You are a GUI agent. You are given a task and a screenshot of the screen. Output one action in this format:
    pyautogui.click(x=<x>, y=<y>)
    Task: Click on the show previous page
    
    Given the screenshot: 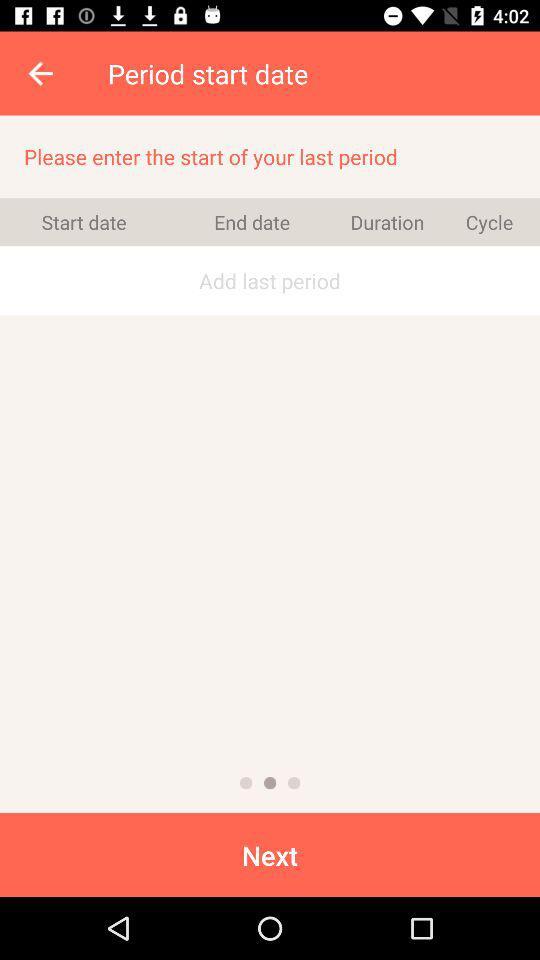 What is the action you would take?
    pyautogui.click(x=246, y=783)
    